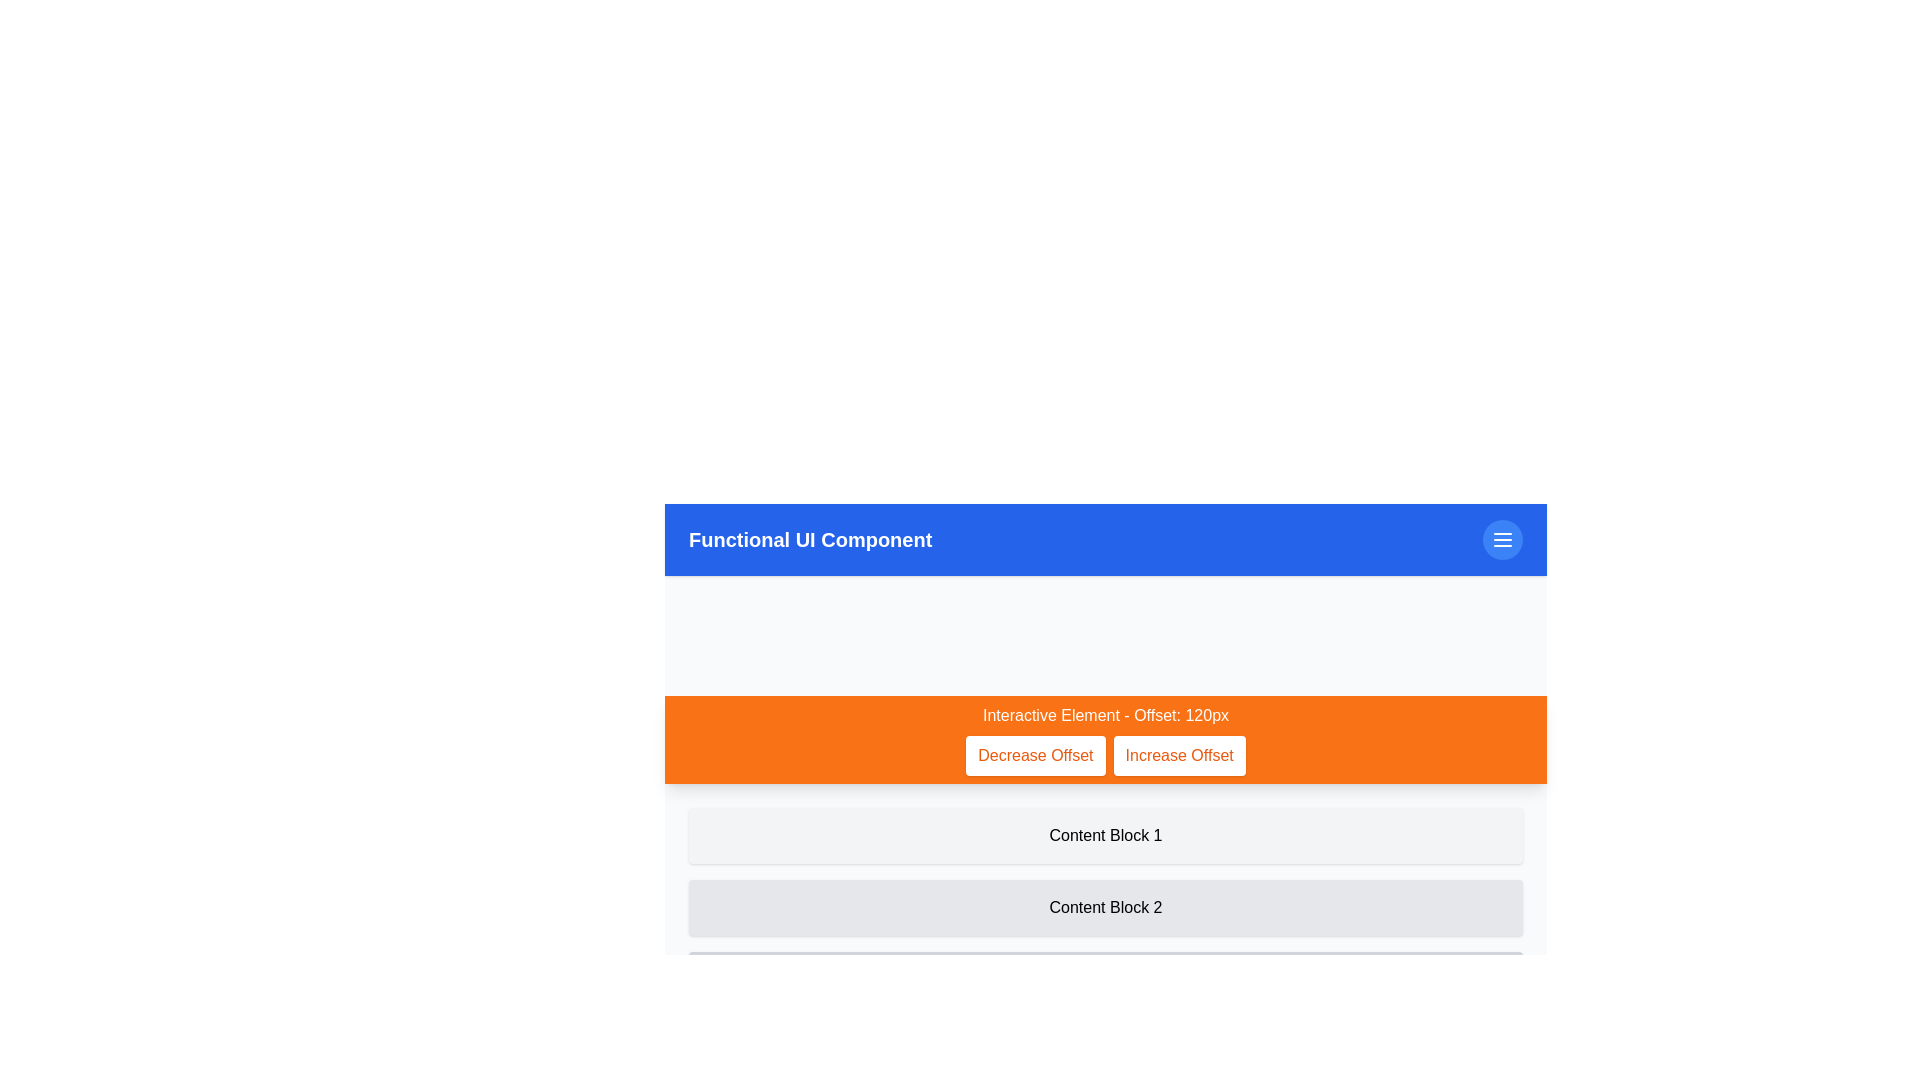  What do you see at coordinates (1502, 540) in the screenshot?
I see `the Menu Toggle Icon located at the top right corner of the blue header bar` at bounding box center [1502, 540].